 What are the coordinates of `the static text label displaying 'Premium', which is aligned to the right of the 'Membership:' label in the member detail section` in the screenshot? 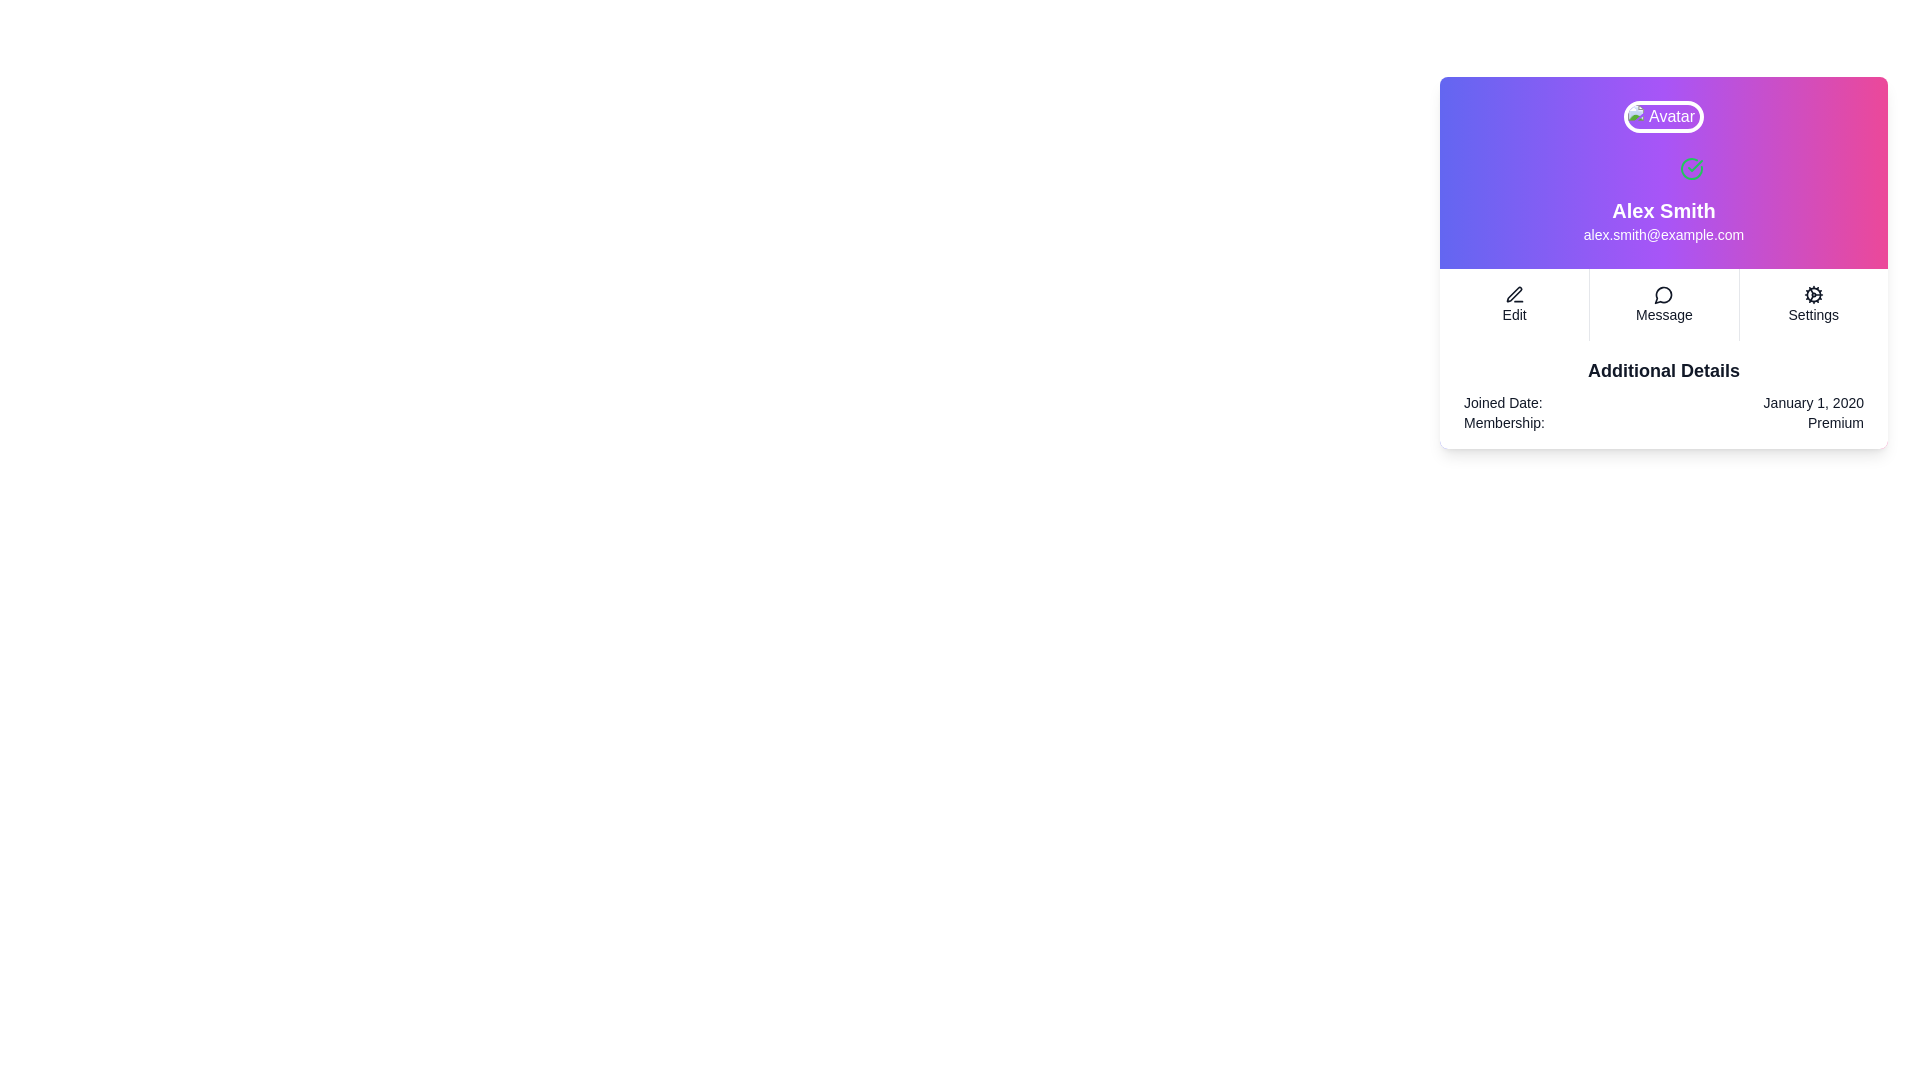 It's located at (1835, 422).